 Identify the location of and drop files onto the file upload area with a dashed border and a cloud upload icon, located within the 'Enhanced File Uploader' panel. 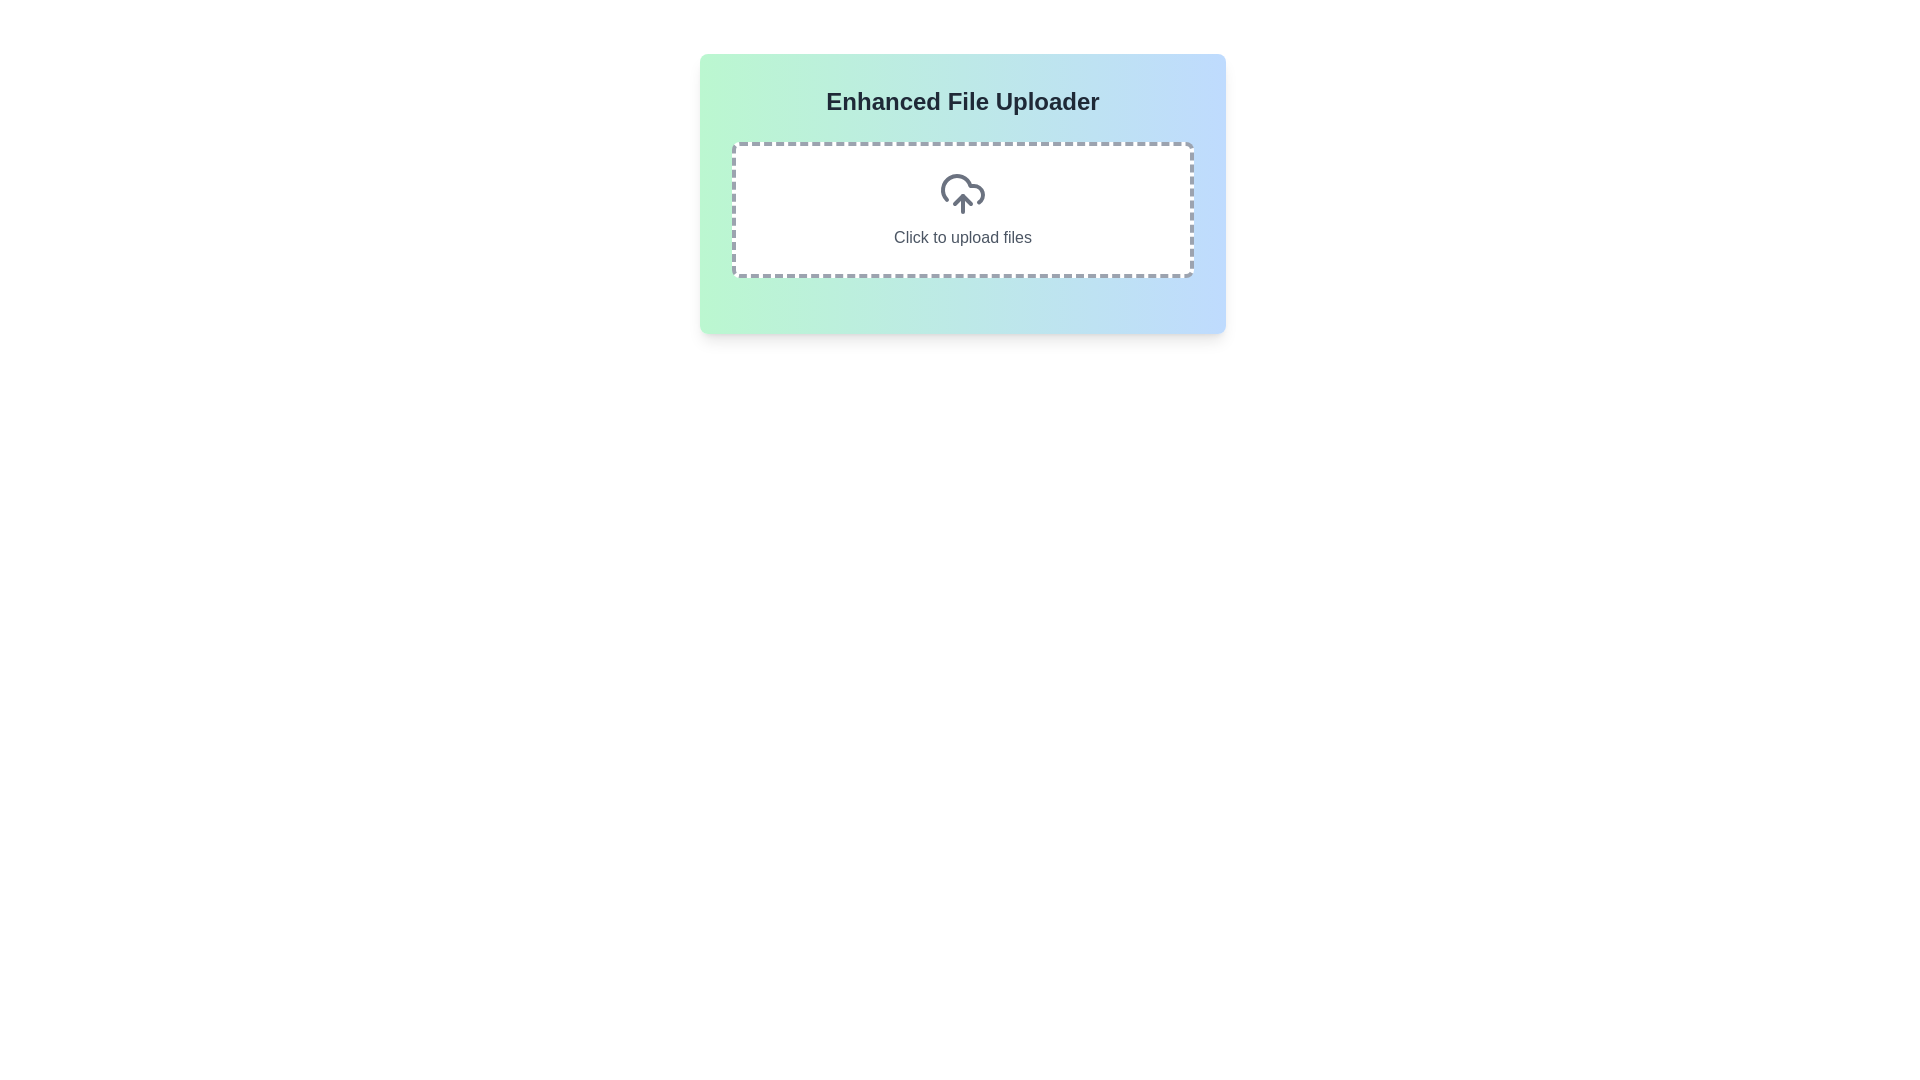
(963, 209).